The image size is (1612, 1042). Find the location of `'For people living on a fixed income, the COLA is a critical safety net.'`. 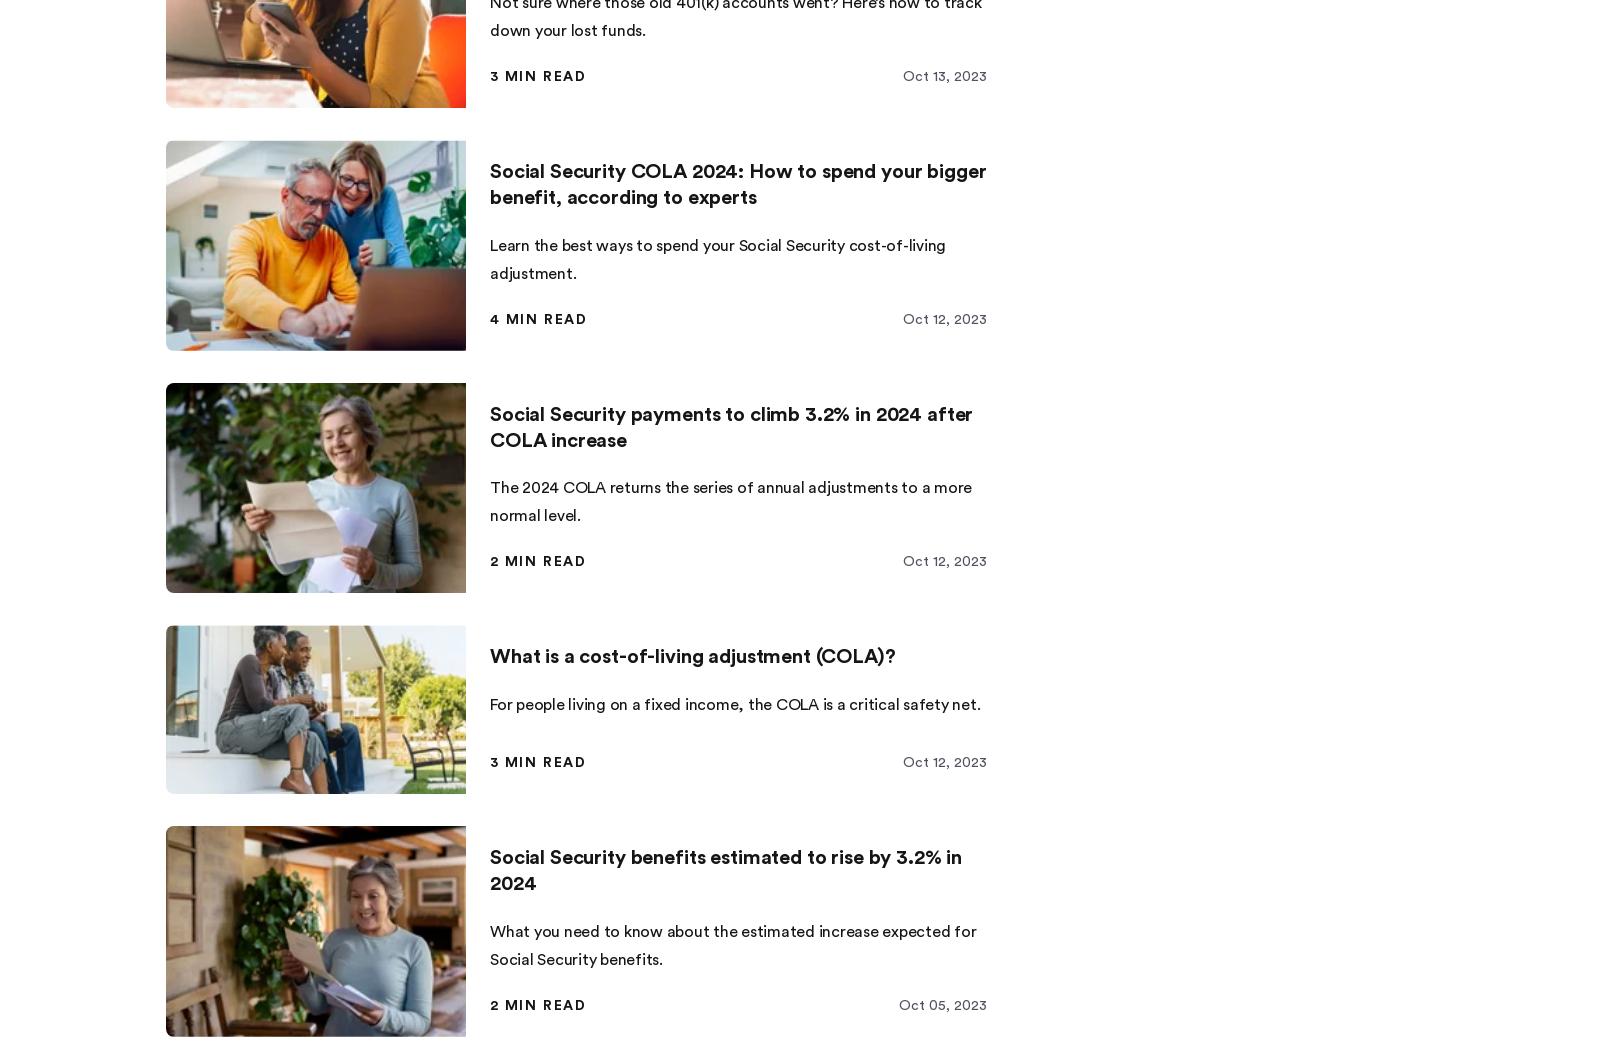

'For people living on a fixed income, the COLA is a critical safety net.' is located at coordinates (735, 702).